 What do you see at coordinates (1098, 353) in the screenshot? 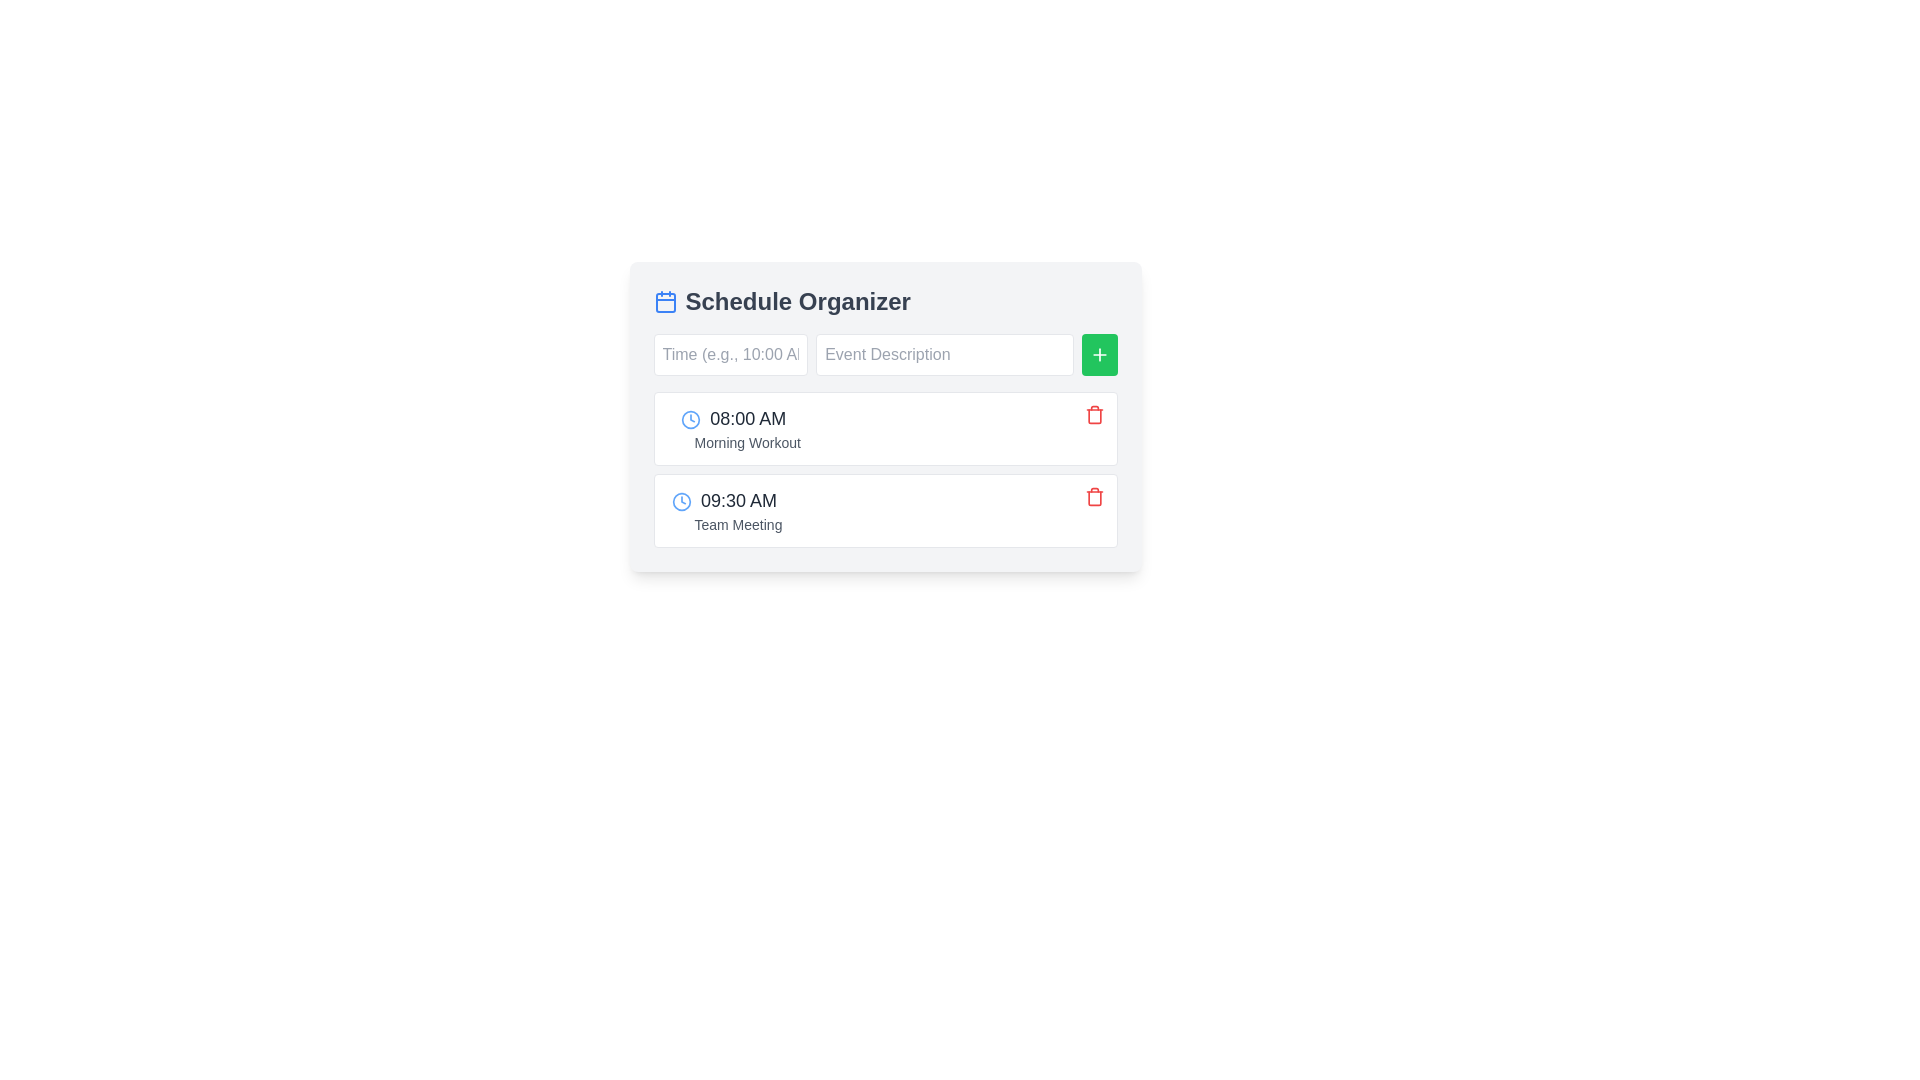
I see `the small square button with a green background and a white plus sign icon` at bounding box center [1098, 353].